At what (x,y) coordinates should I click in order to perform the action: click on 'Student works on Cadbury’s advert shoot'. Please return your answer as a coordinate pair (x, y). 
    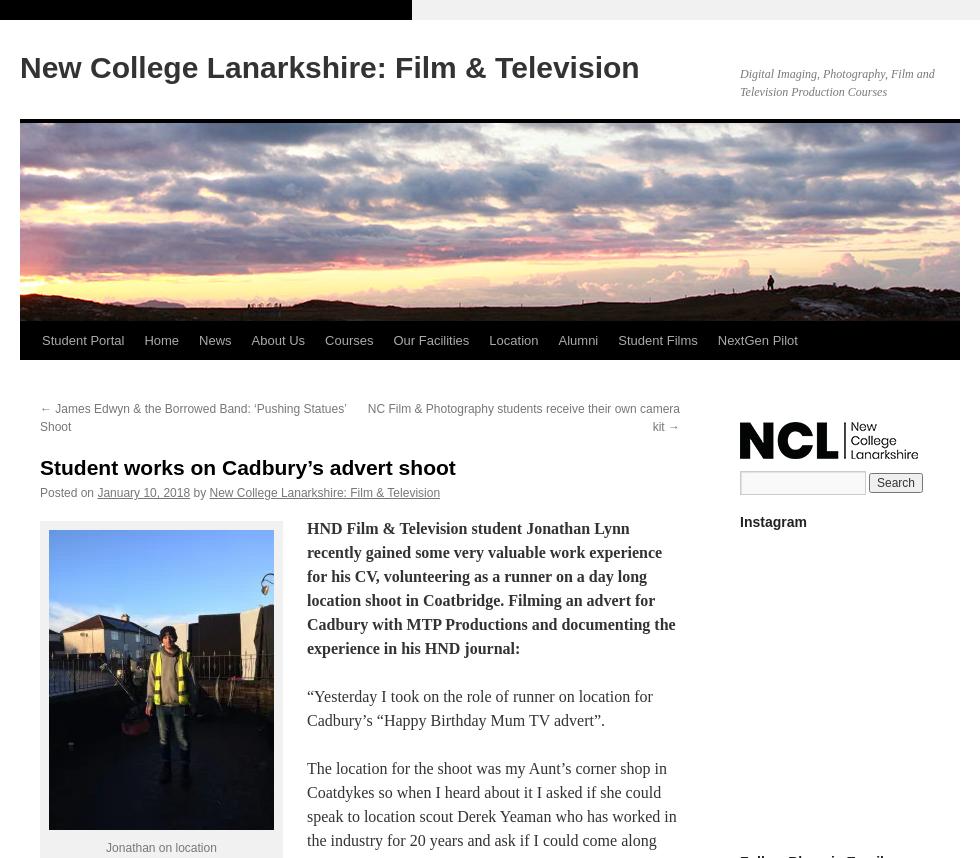
    Looking at the image, I should click on (247, 467).